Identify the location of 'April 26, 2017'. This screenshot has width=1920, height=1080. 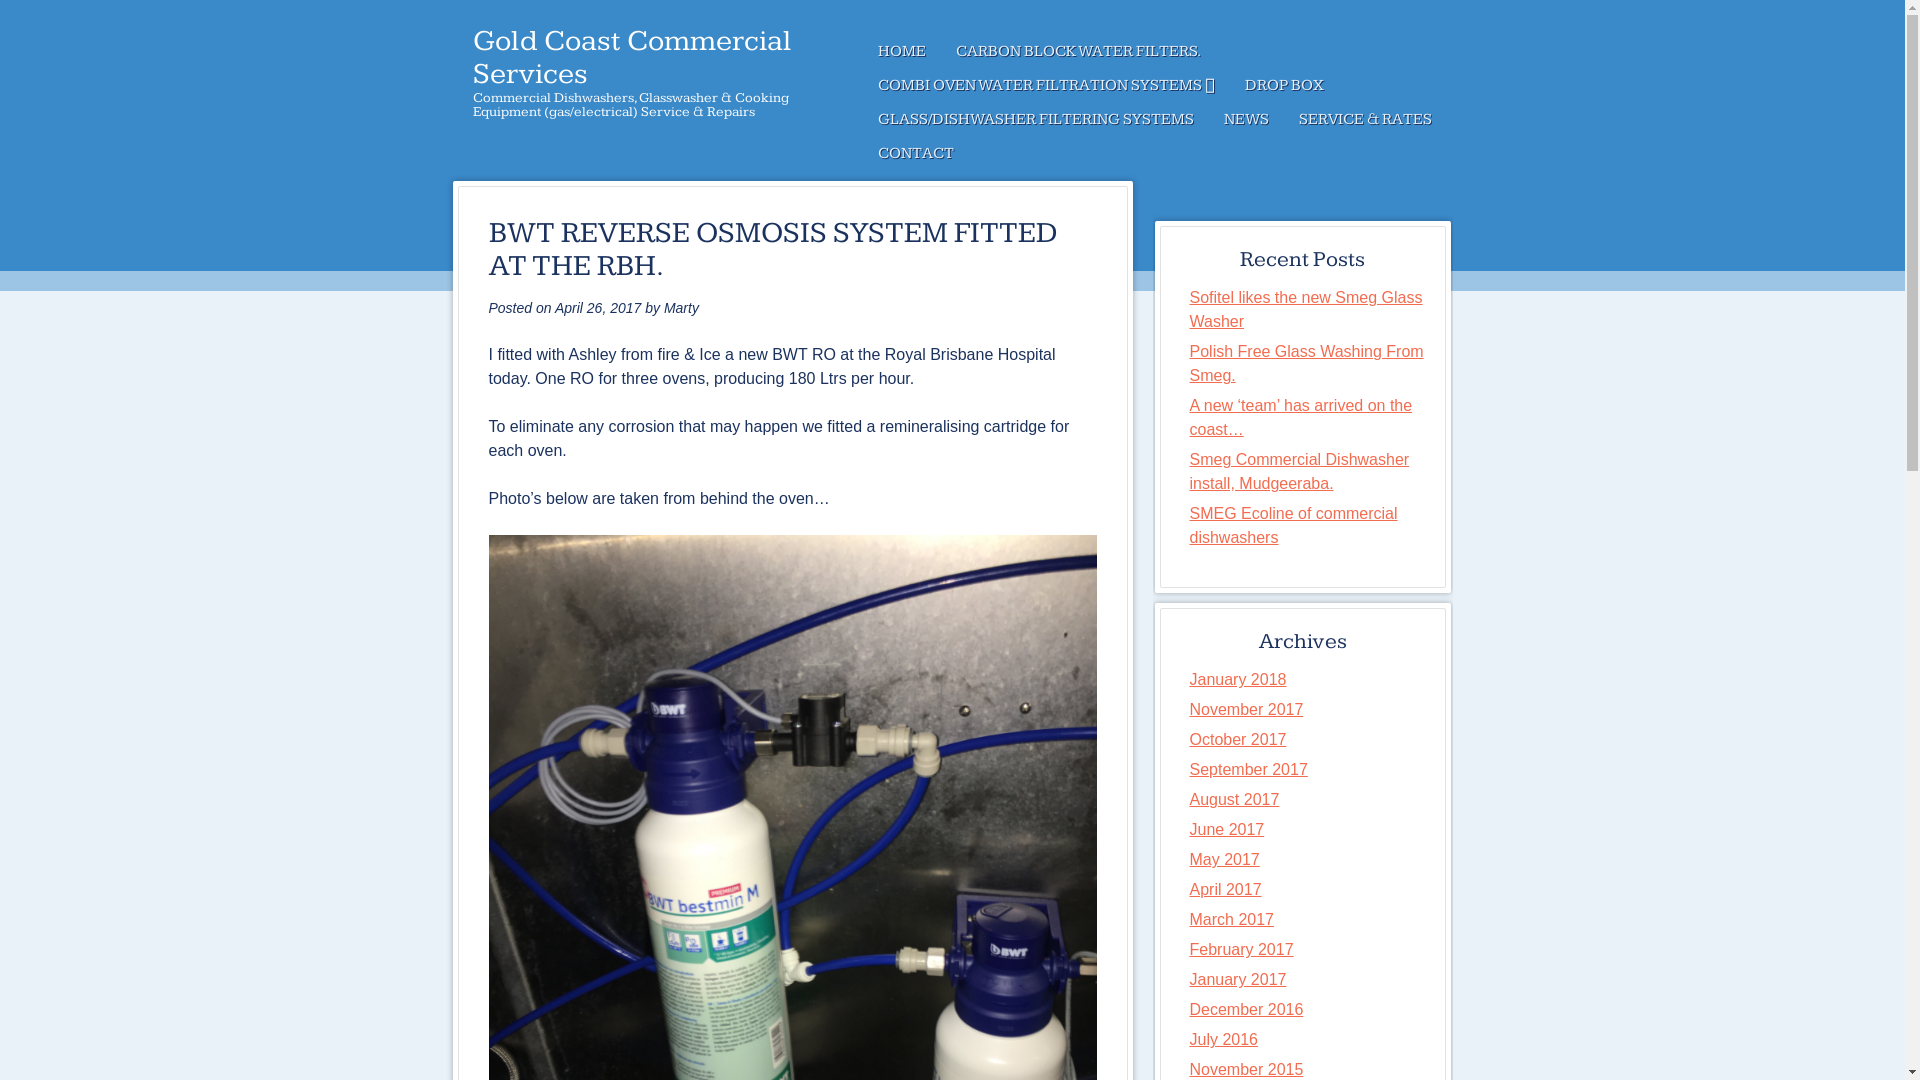
(597, 308).